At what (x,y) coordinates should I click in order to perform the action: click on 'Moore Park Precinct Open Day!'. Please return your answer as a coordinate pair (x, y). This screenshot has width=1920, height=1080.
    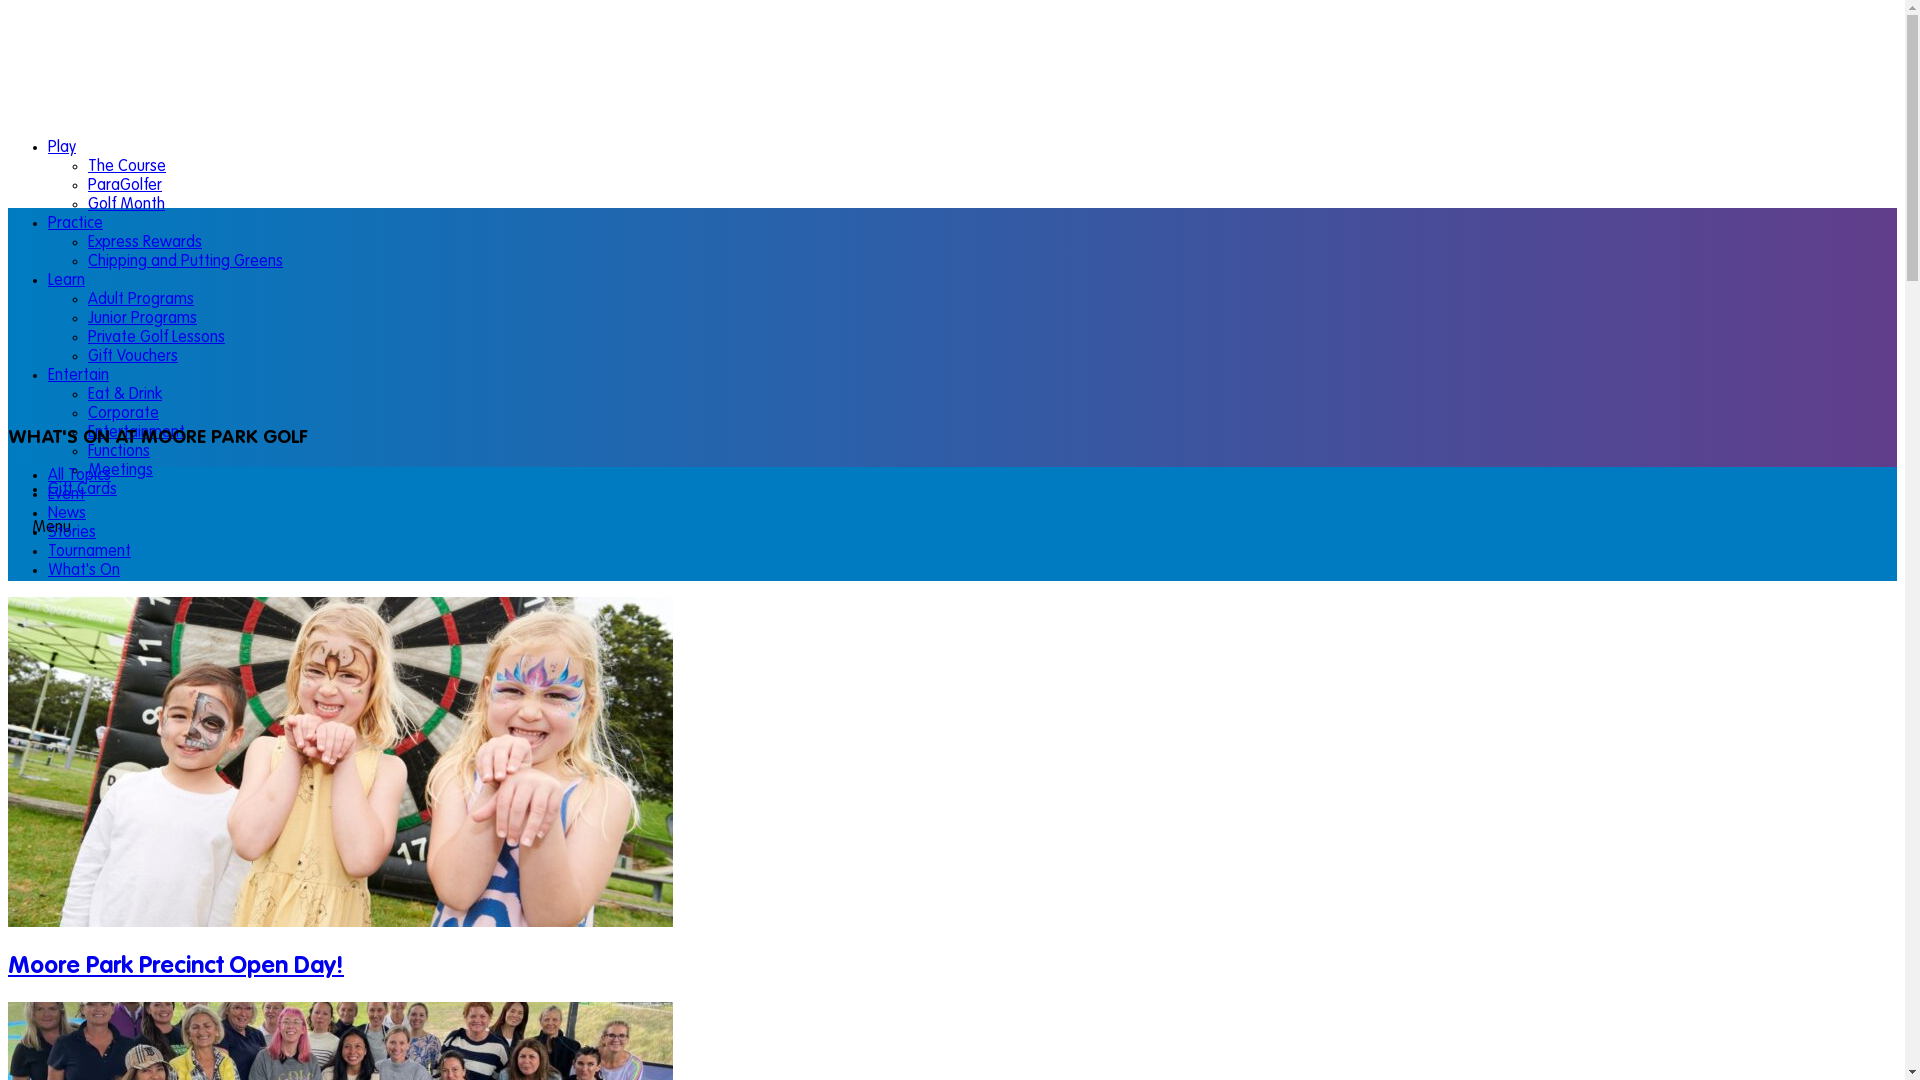
    Looking at the image, I should click on (176, 966).